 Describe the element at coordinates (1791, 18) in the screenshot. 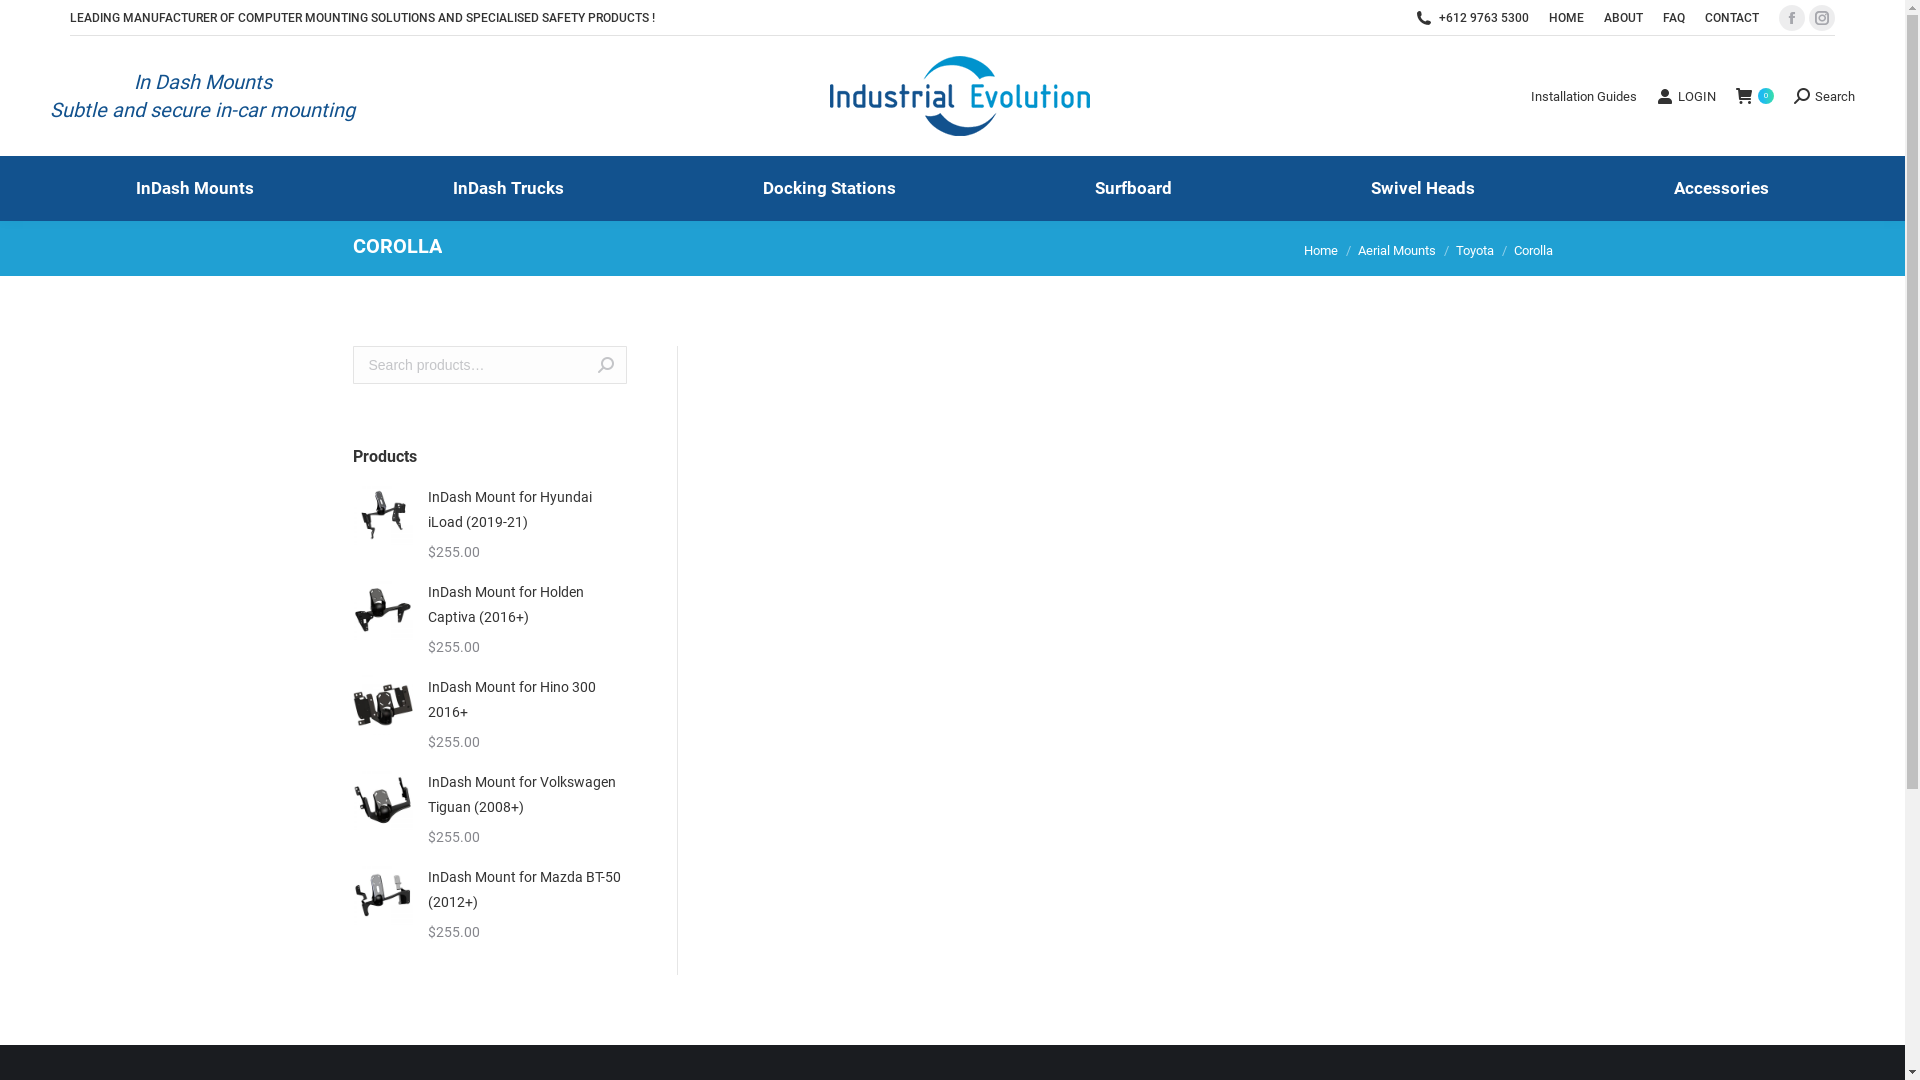

I see `'Facebook page opens in new window'` at that location.